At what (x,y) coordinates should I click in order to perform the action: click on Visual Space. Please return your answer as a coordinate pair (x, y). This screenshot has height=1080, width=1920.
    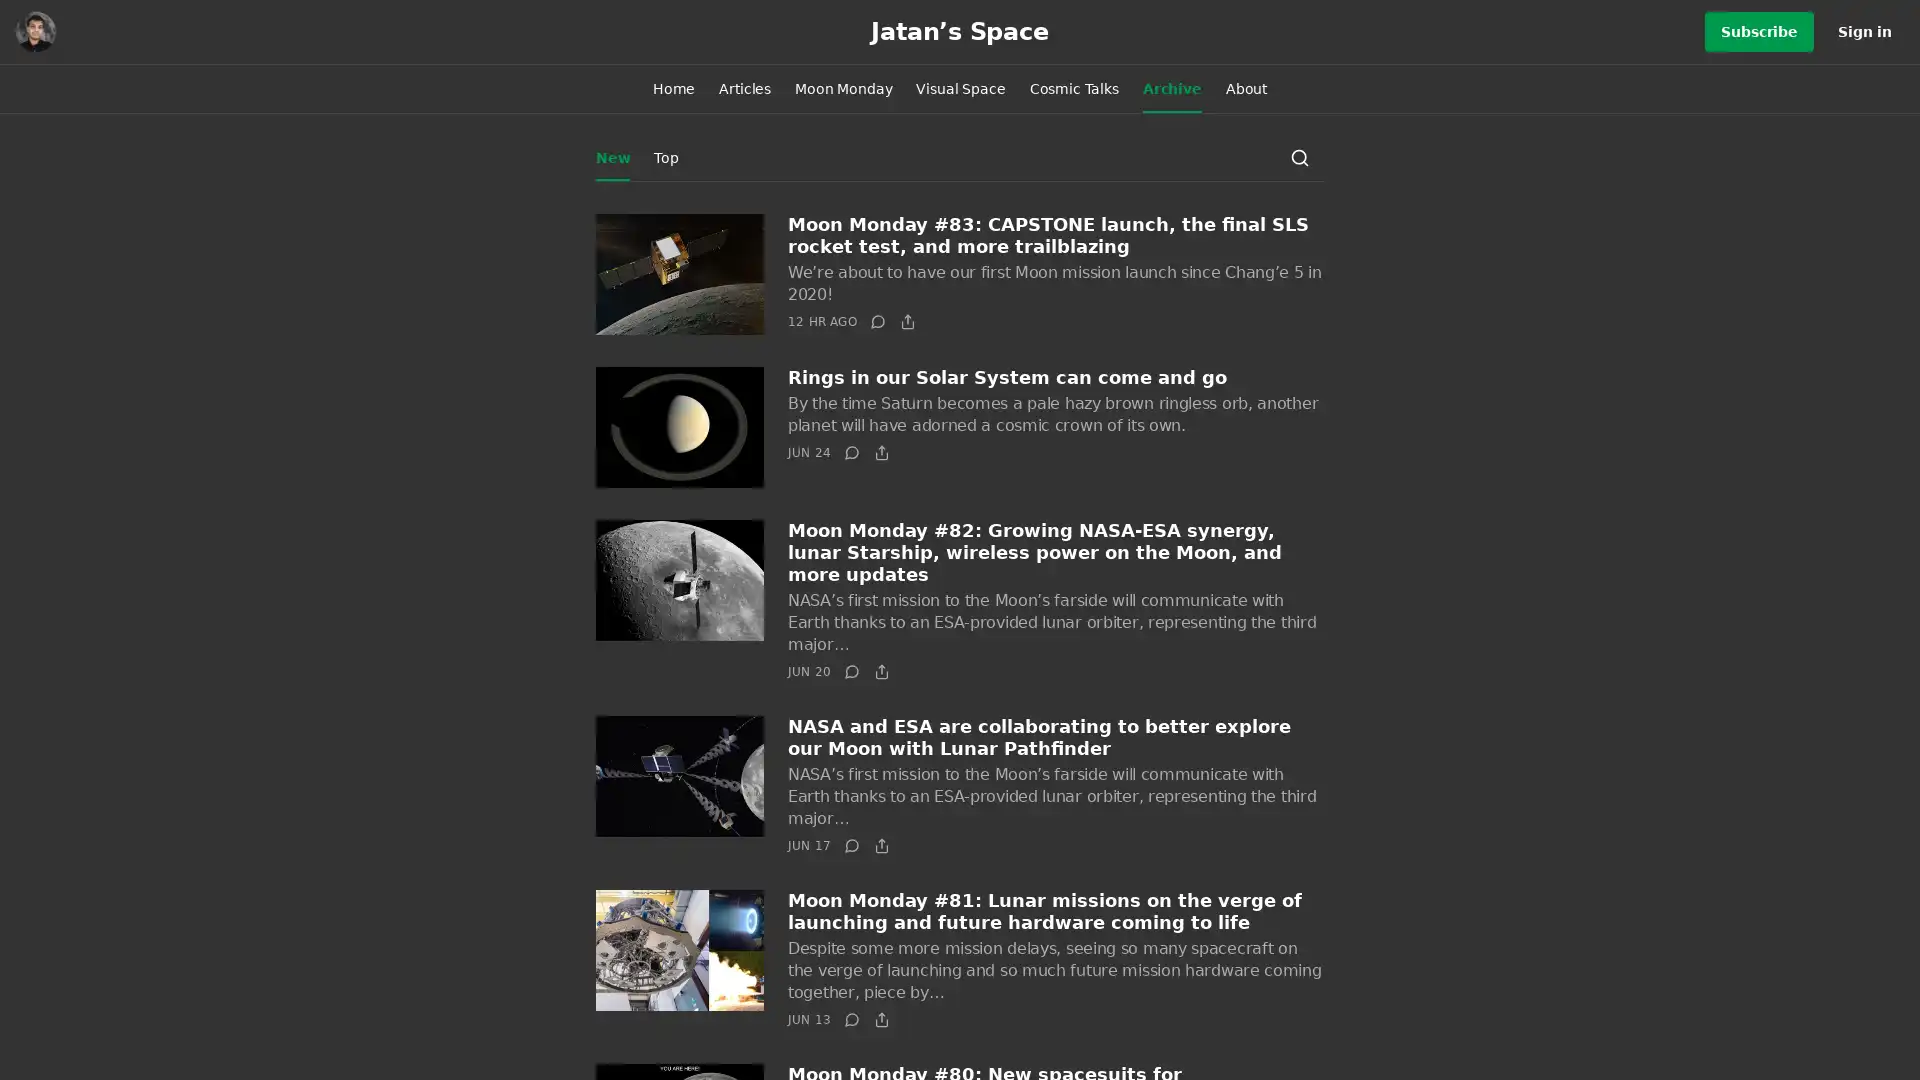
    Looking at the image, I should click on (960, 87).